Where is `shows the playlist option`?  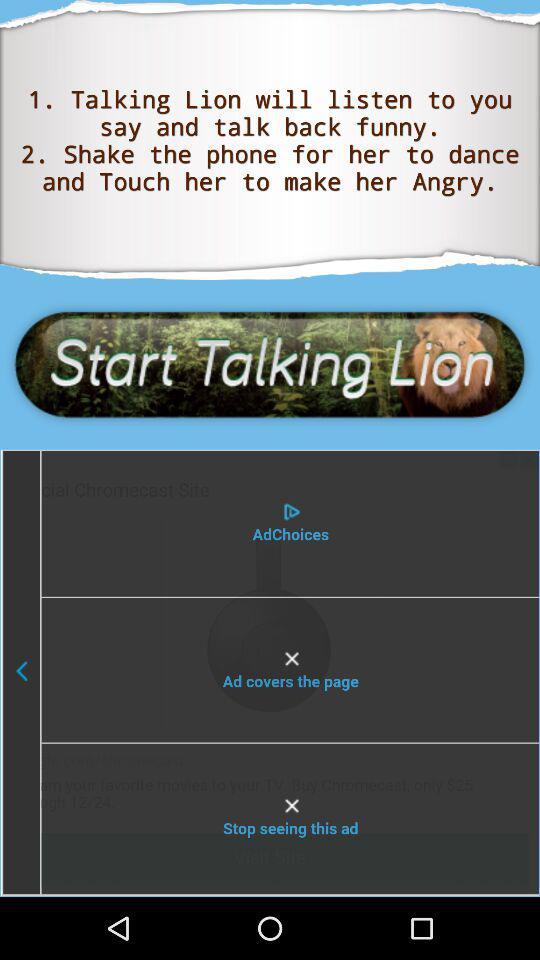 shows the playlist option is located at coordinates (269, 672).